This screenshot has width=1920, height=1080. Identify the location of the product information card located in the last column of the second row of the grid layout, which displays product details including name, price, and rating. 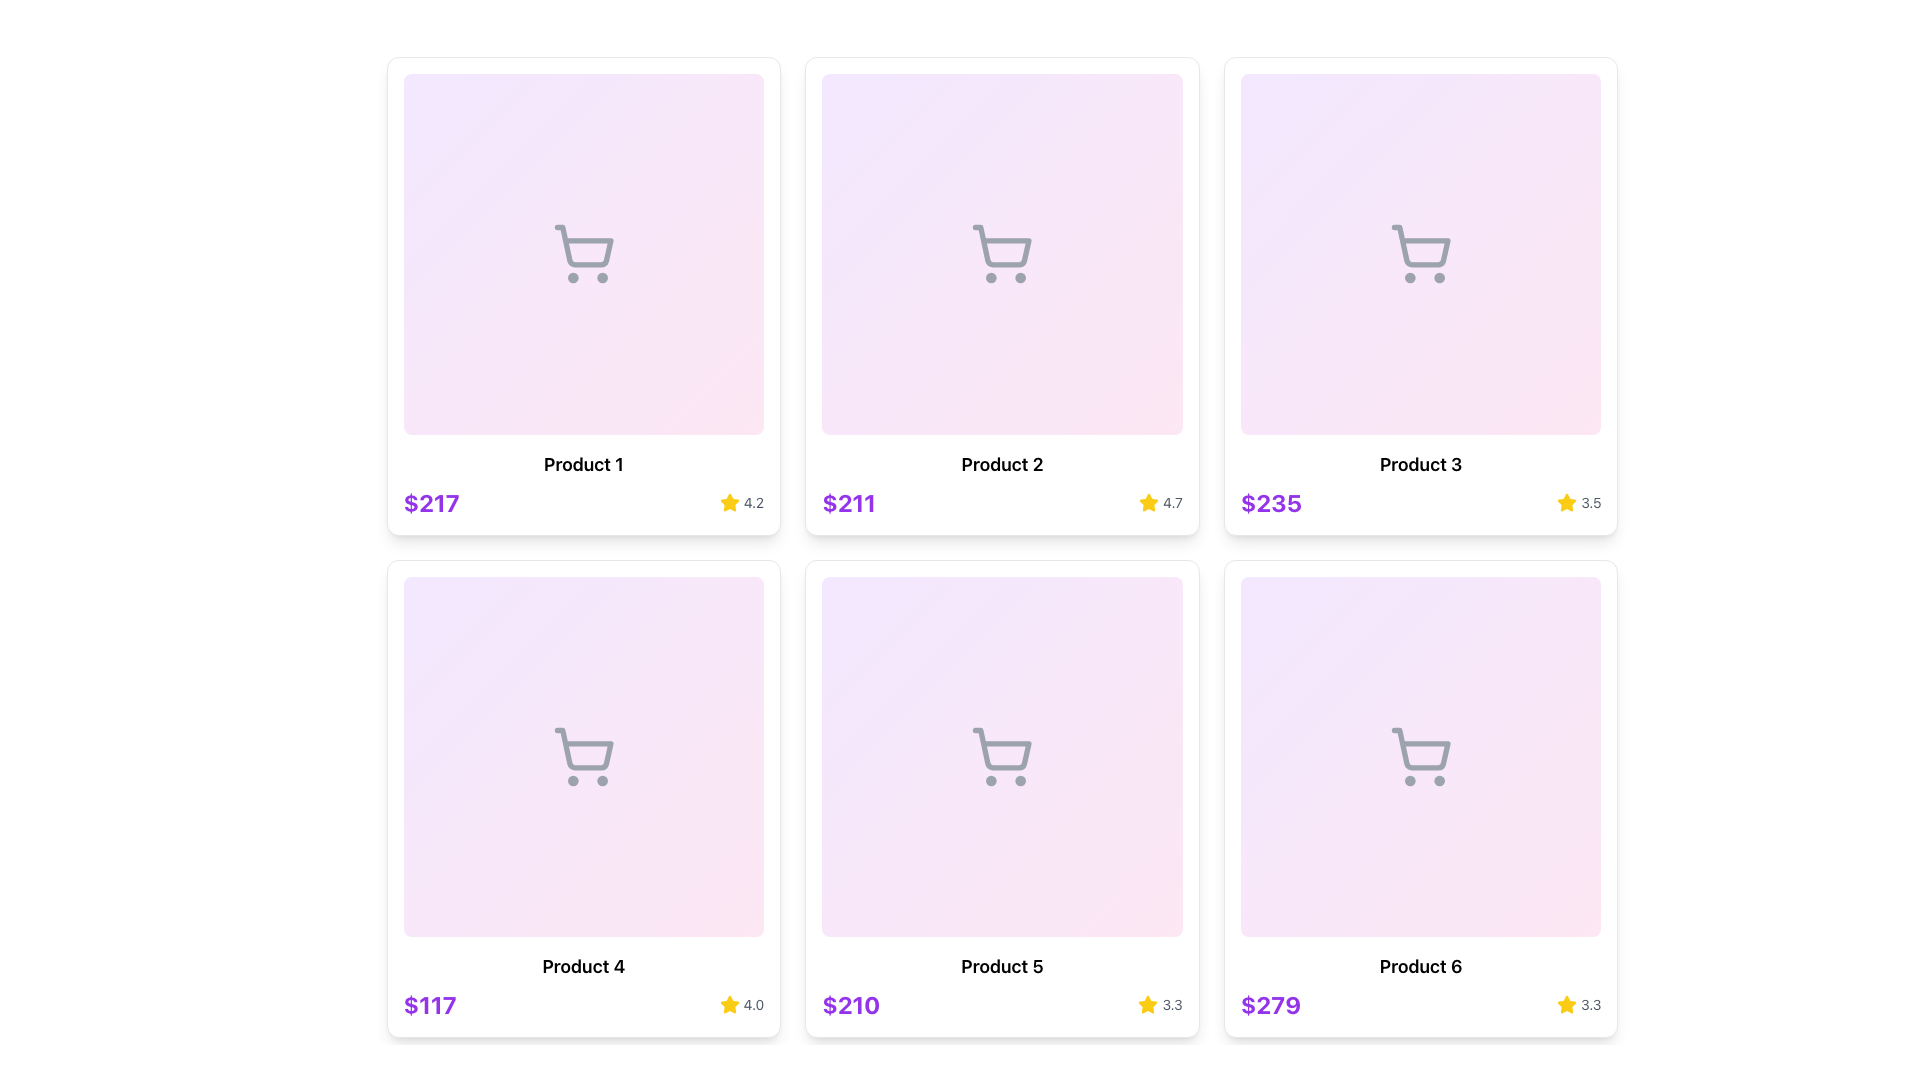
(1420, 797).